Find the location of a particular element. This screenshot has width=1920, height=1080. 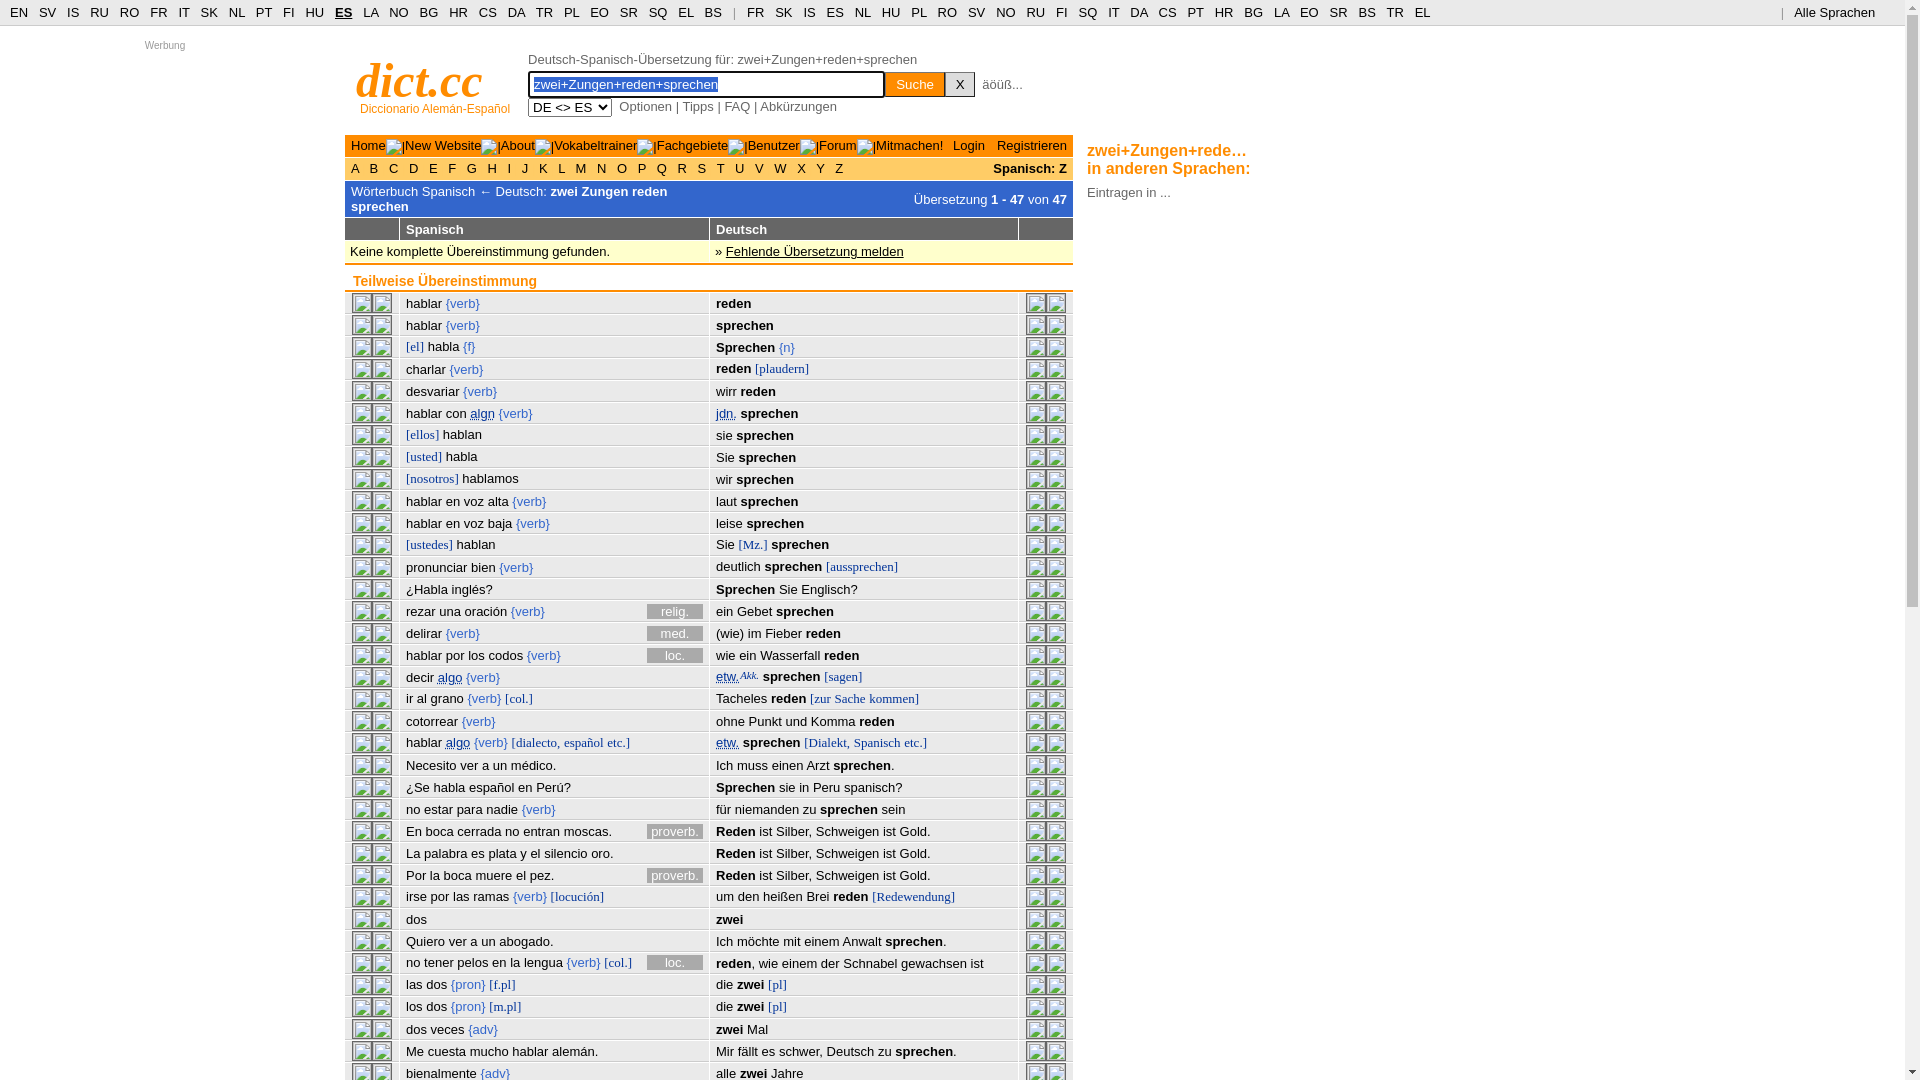

'proverb.' is located at coordinates (675, 831).